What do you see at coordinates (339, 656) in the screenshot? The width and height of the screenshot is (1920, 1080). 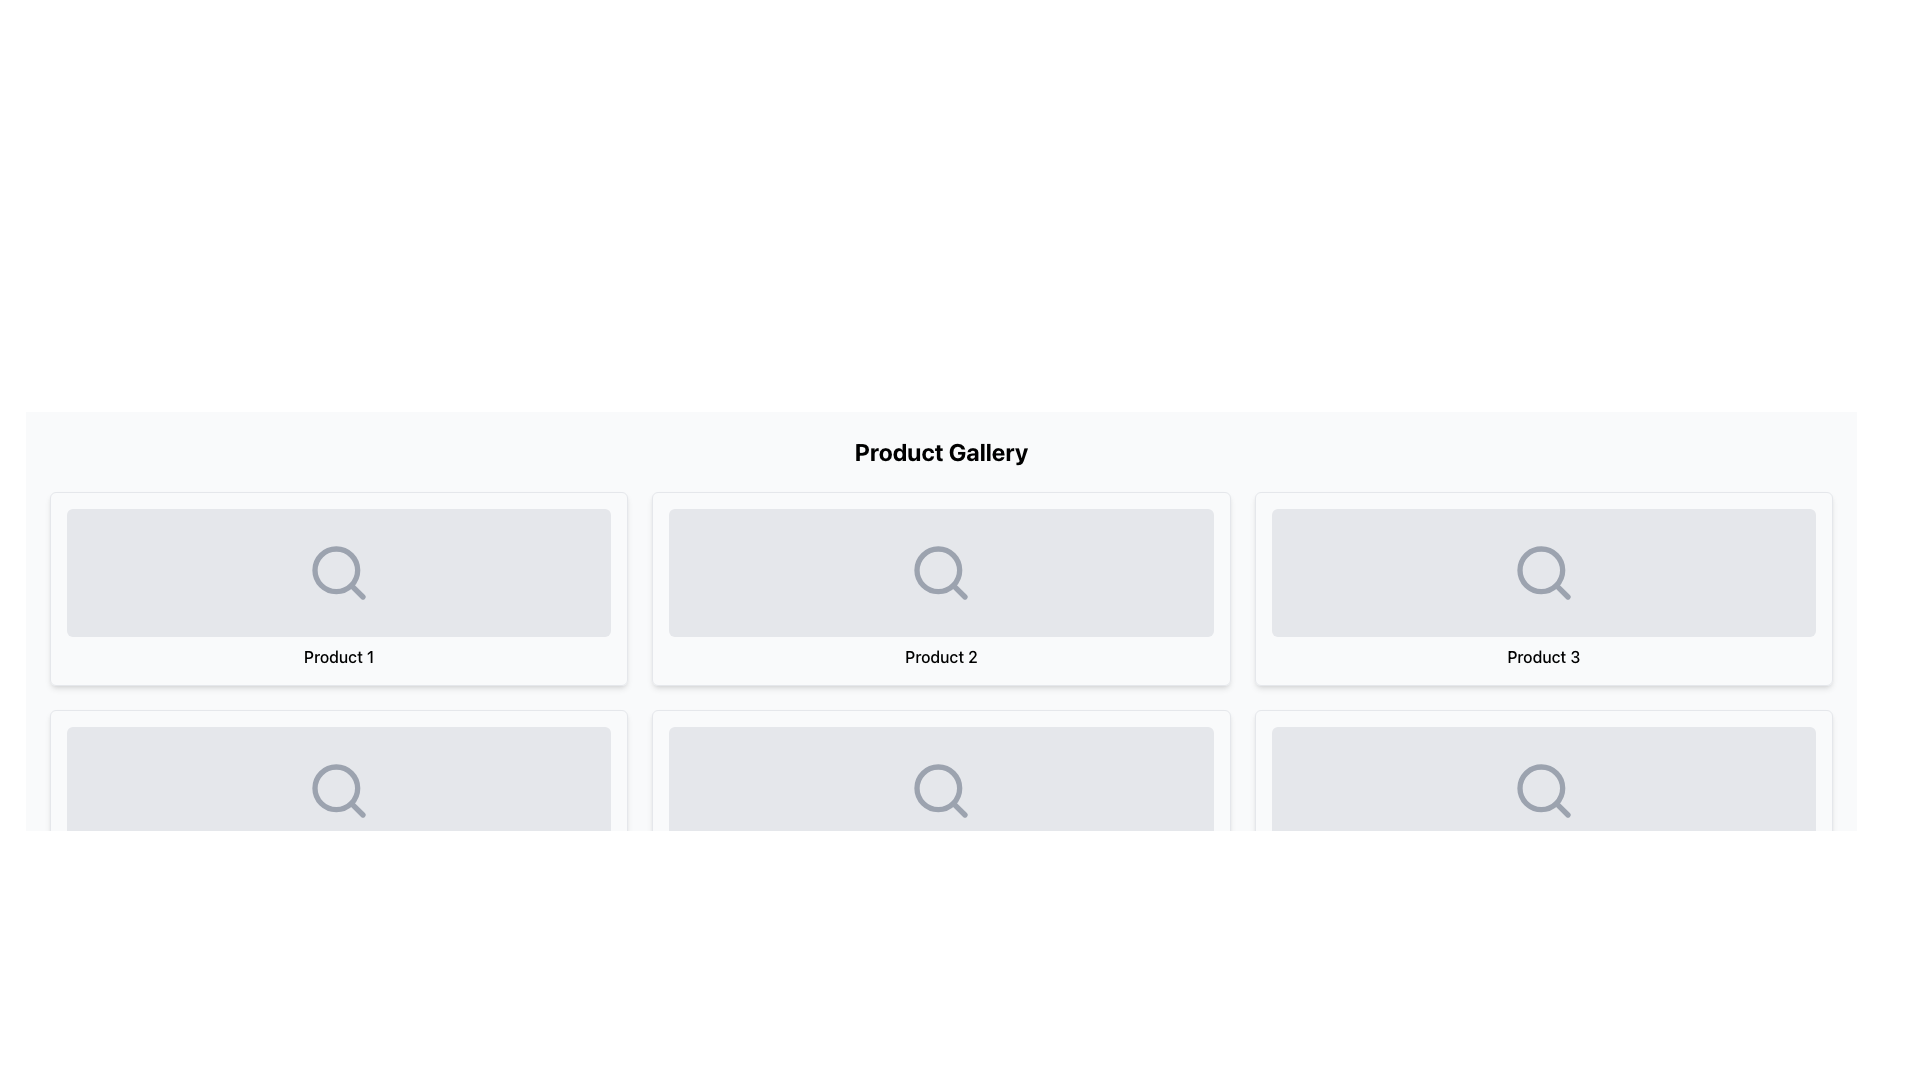 I see `the text label representing the product name located at the bottom section of the first card in the product grid` at bounding box center [339, 656].